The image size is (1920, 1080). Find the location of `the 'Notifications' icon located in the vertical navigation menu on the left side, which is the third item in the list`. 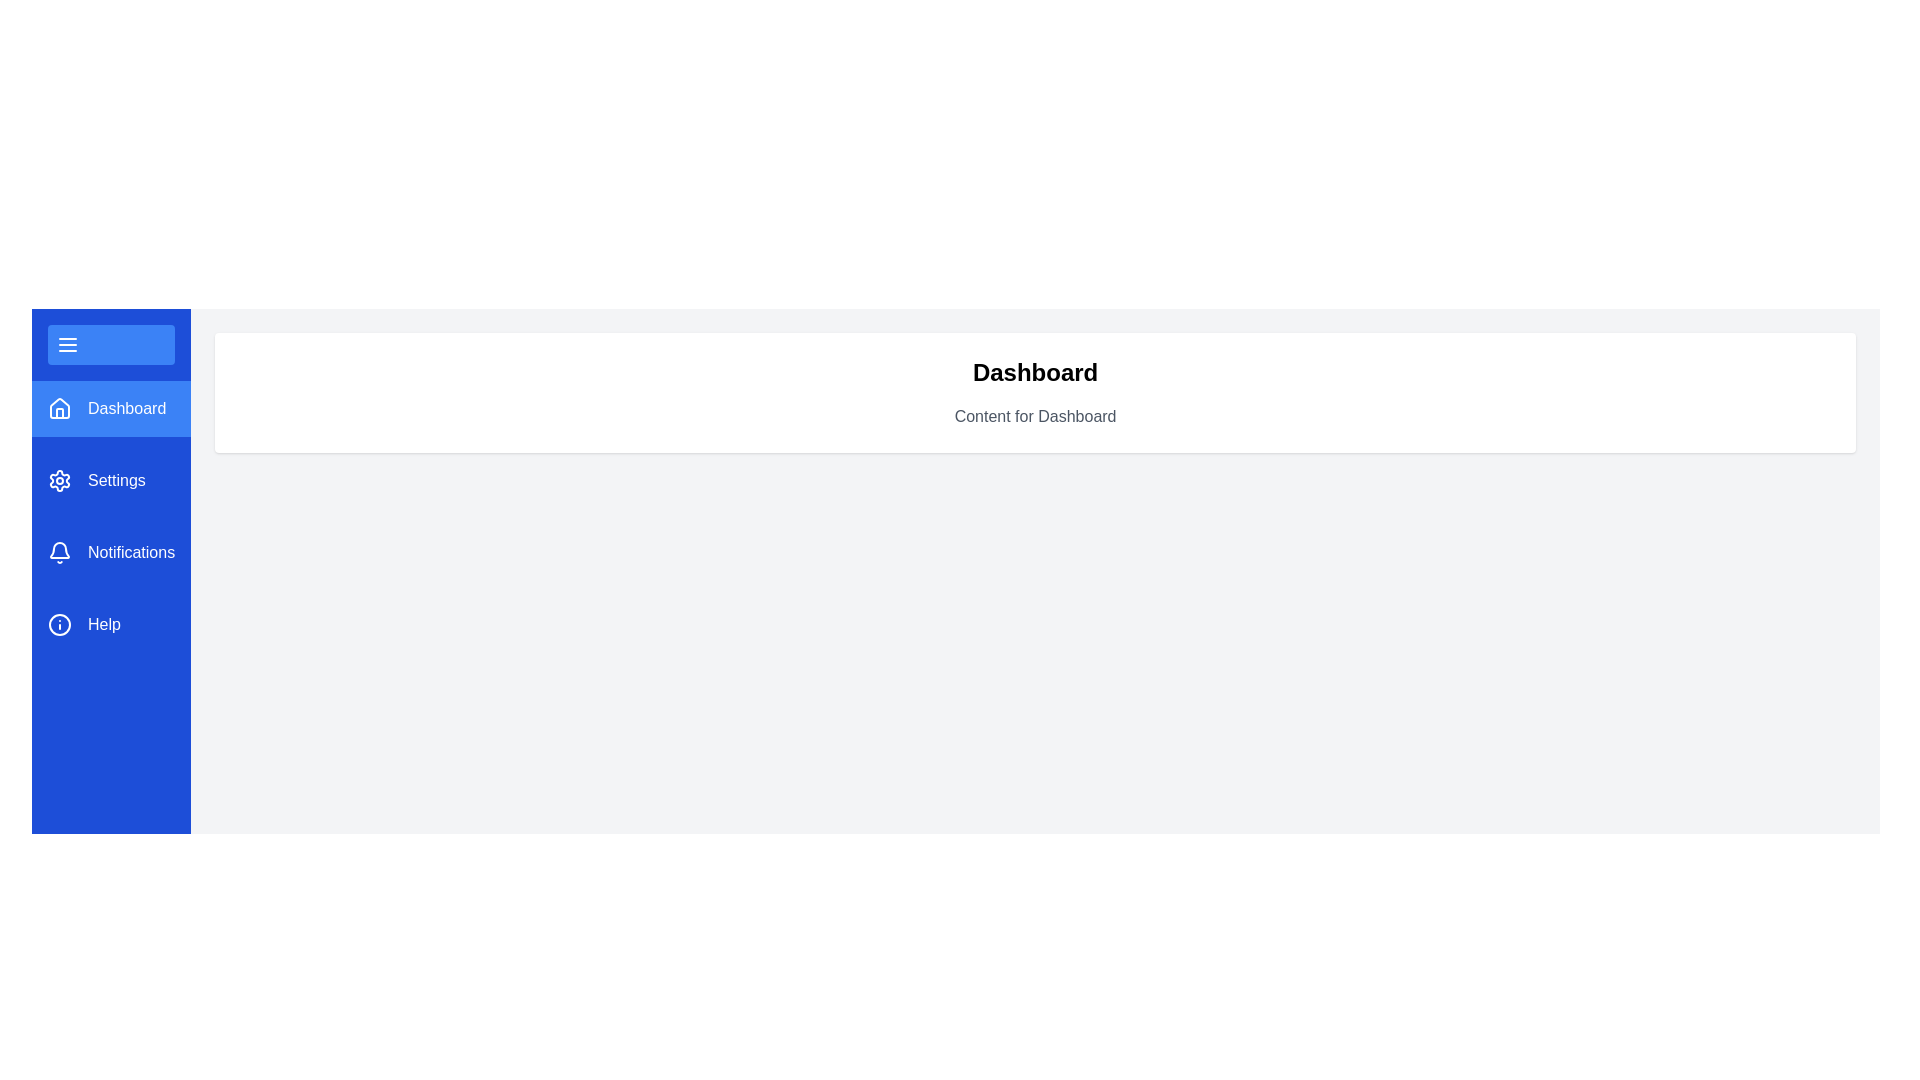

the 'Notifications' icon located in the vertical navigation menu on the left side, which is the third item in the list is located at coordinates (59, 552).